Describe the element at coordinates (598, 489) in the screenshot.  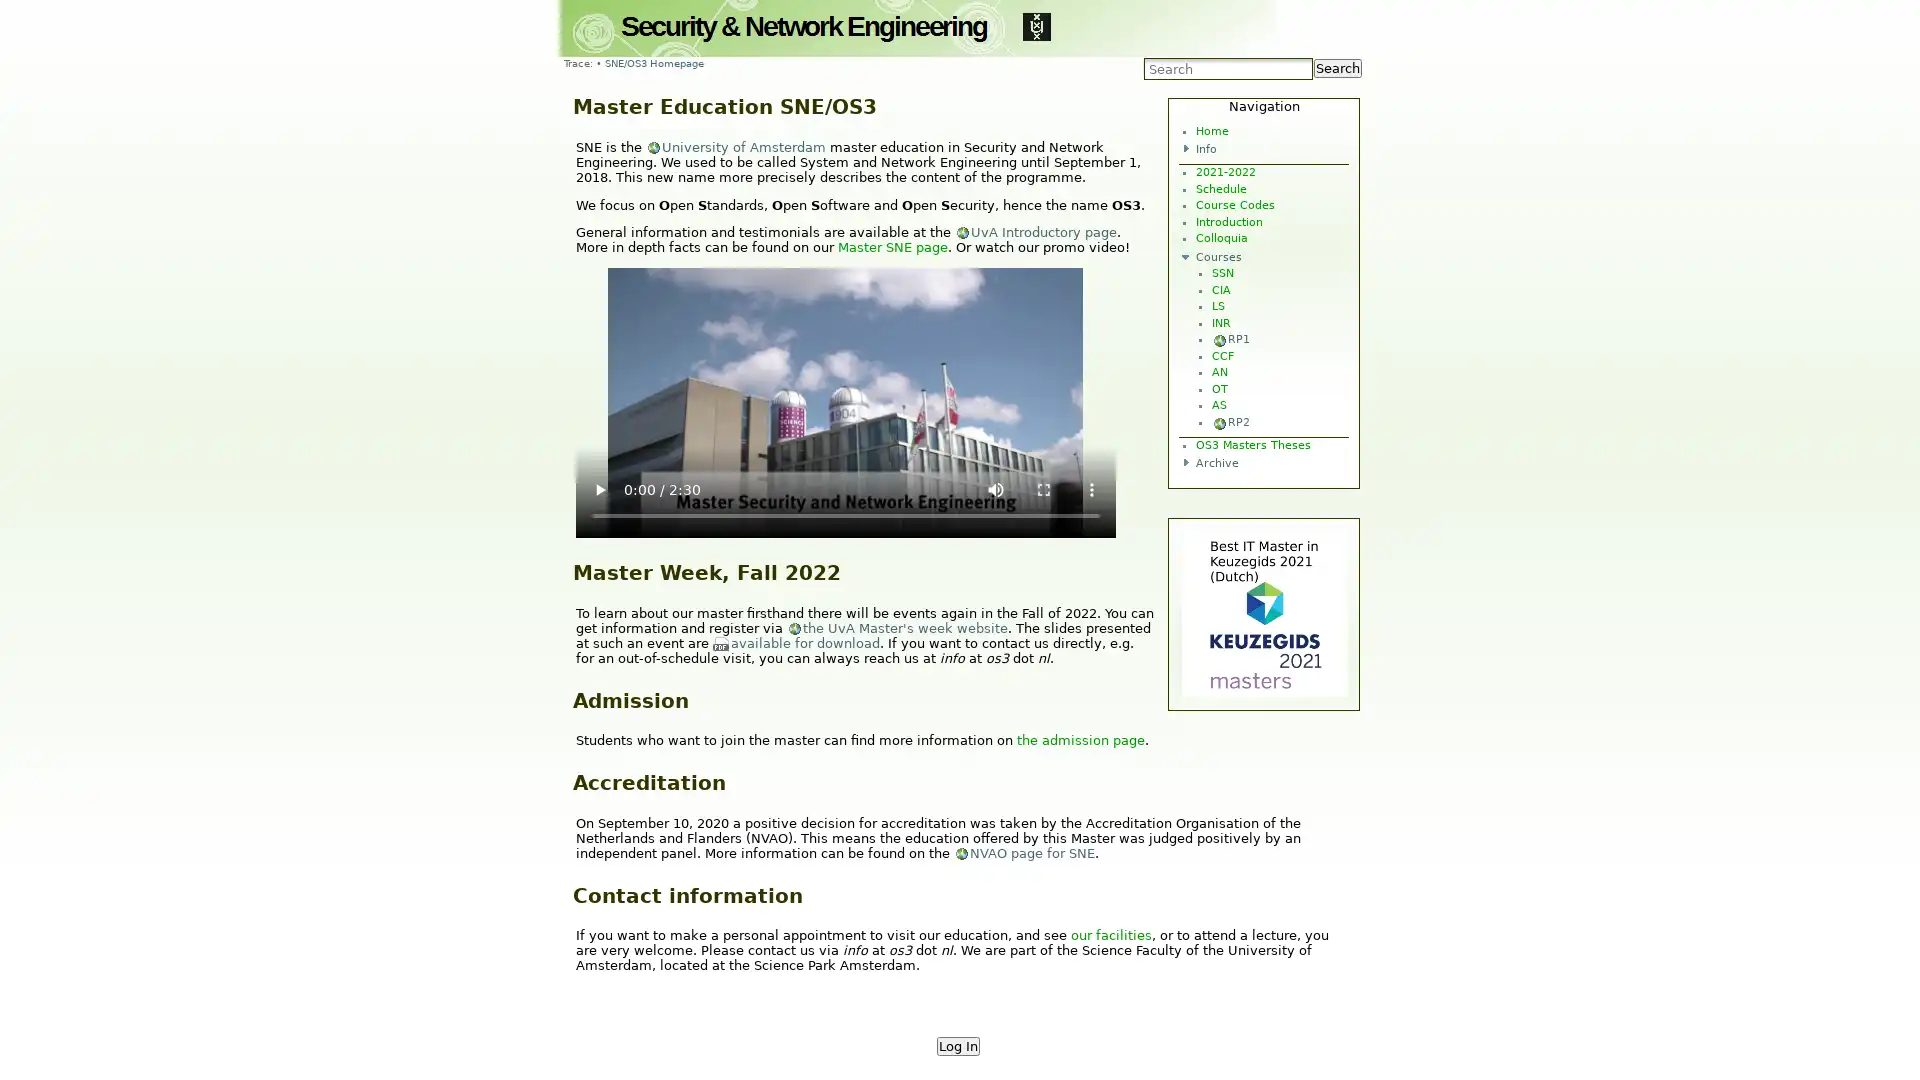
I see `play` at that location.